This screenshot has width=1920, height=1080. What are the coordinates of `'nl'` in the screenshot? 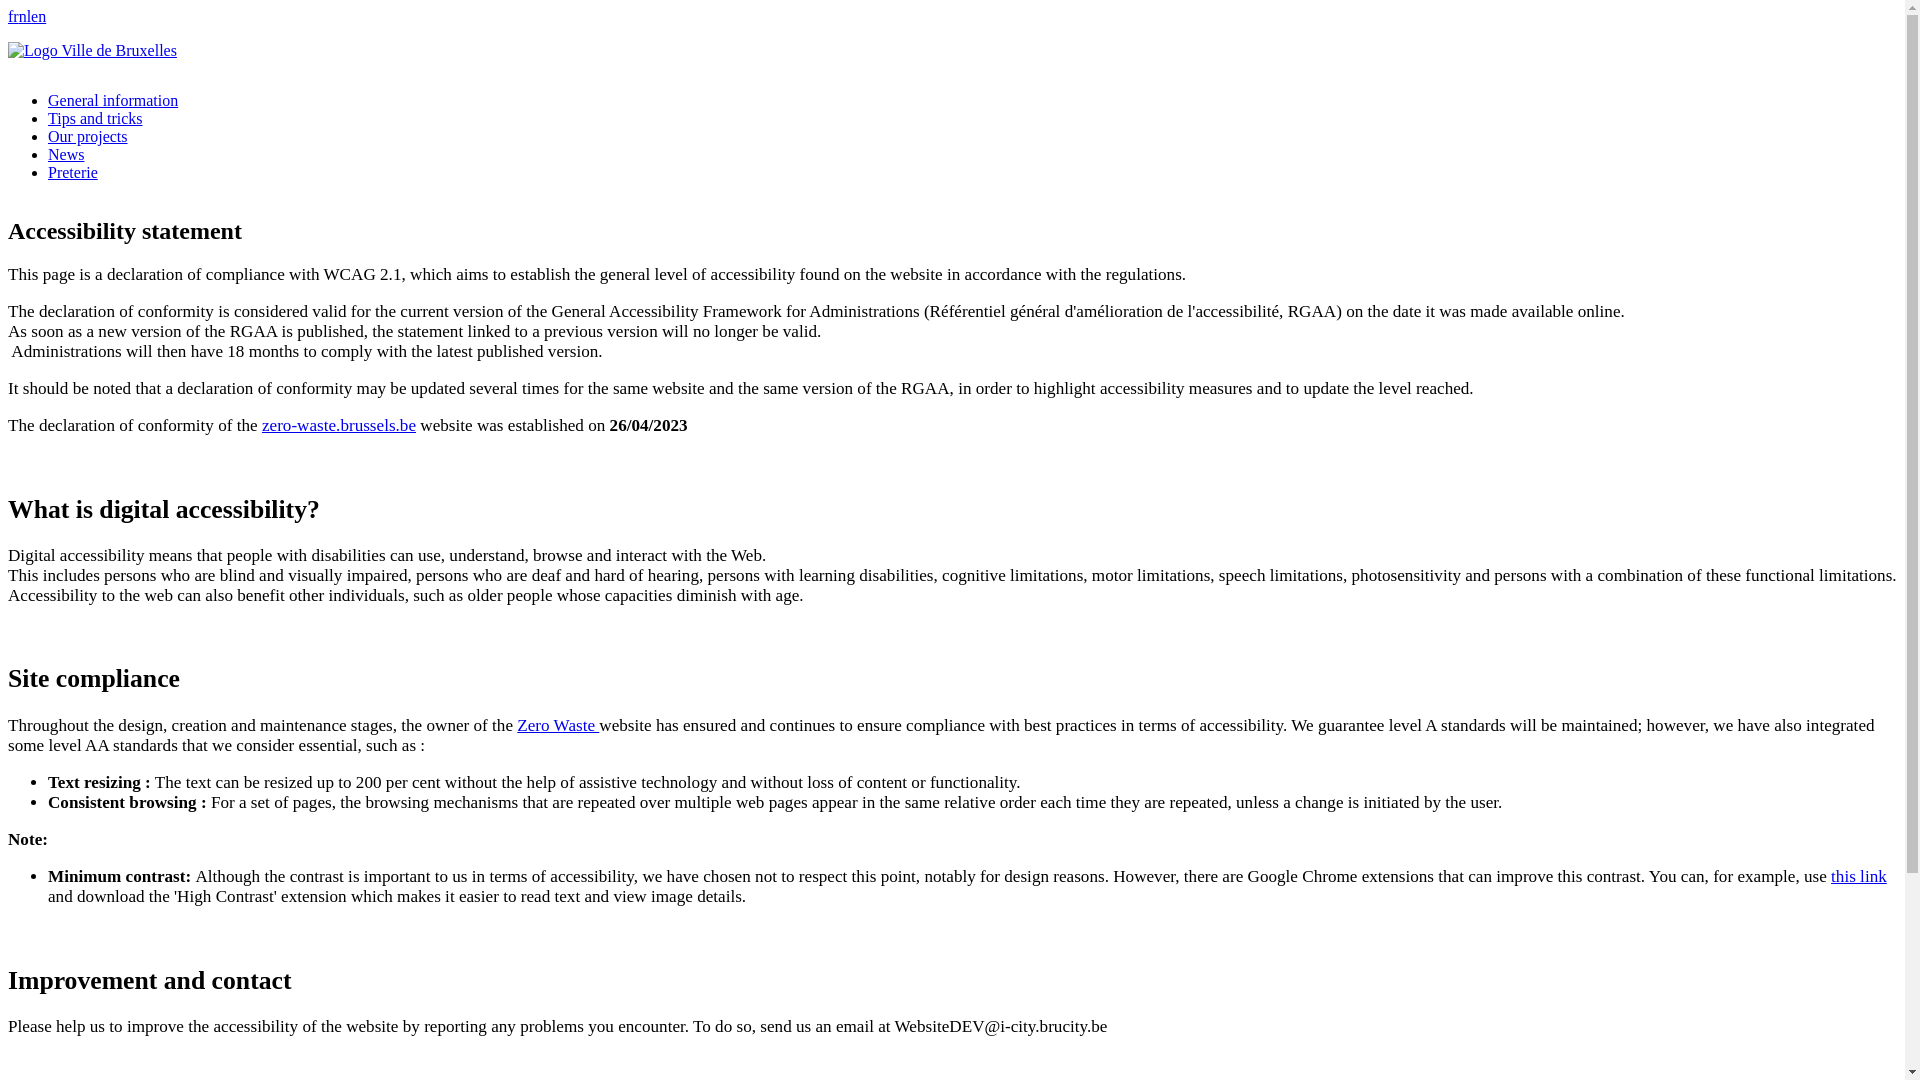 It's located at (24, 16).